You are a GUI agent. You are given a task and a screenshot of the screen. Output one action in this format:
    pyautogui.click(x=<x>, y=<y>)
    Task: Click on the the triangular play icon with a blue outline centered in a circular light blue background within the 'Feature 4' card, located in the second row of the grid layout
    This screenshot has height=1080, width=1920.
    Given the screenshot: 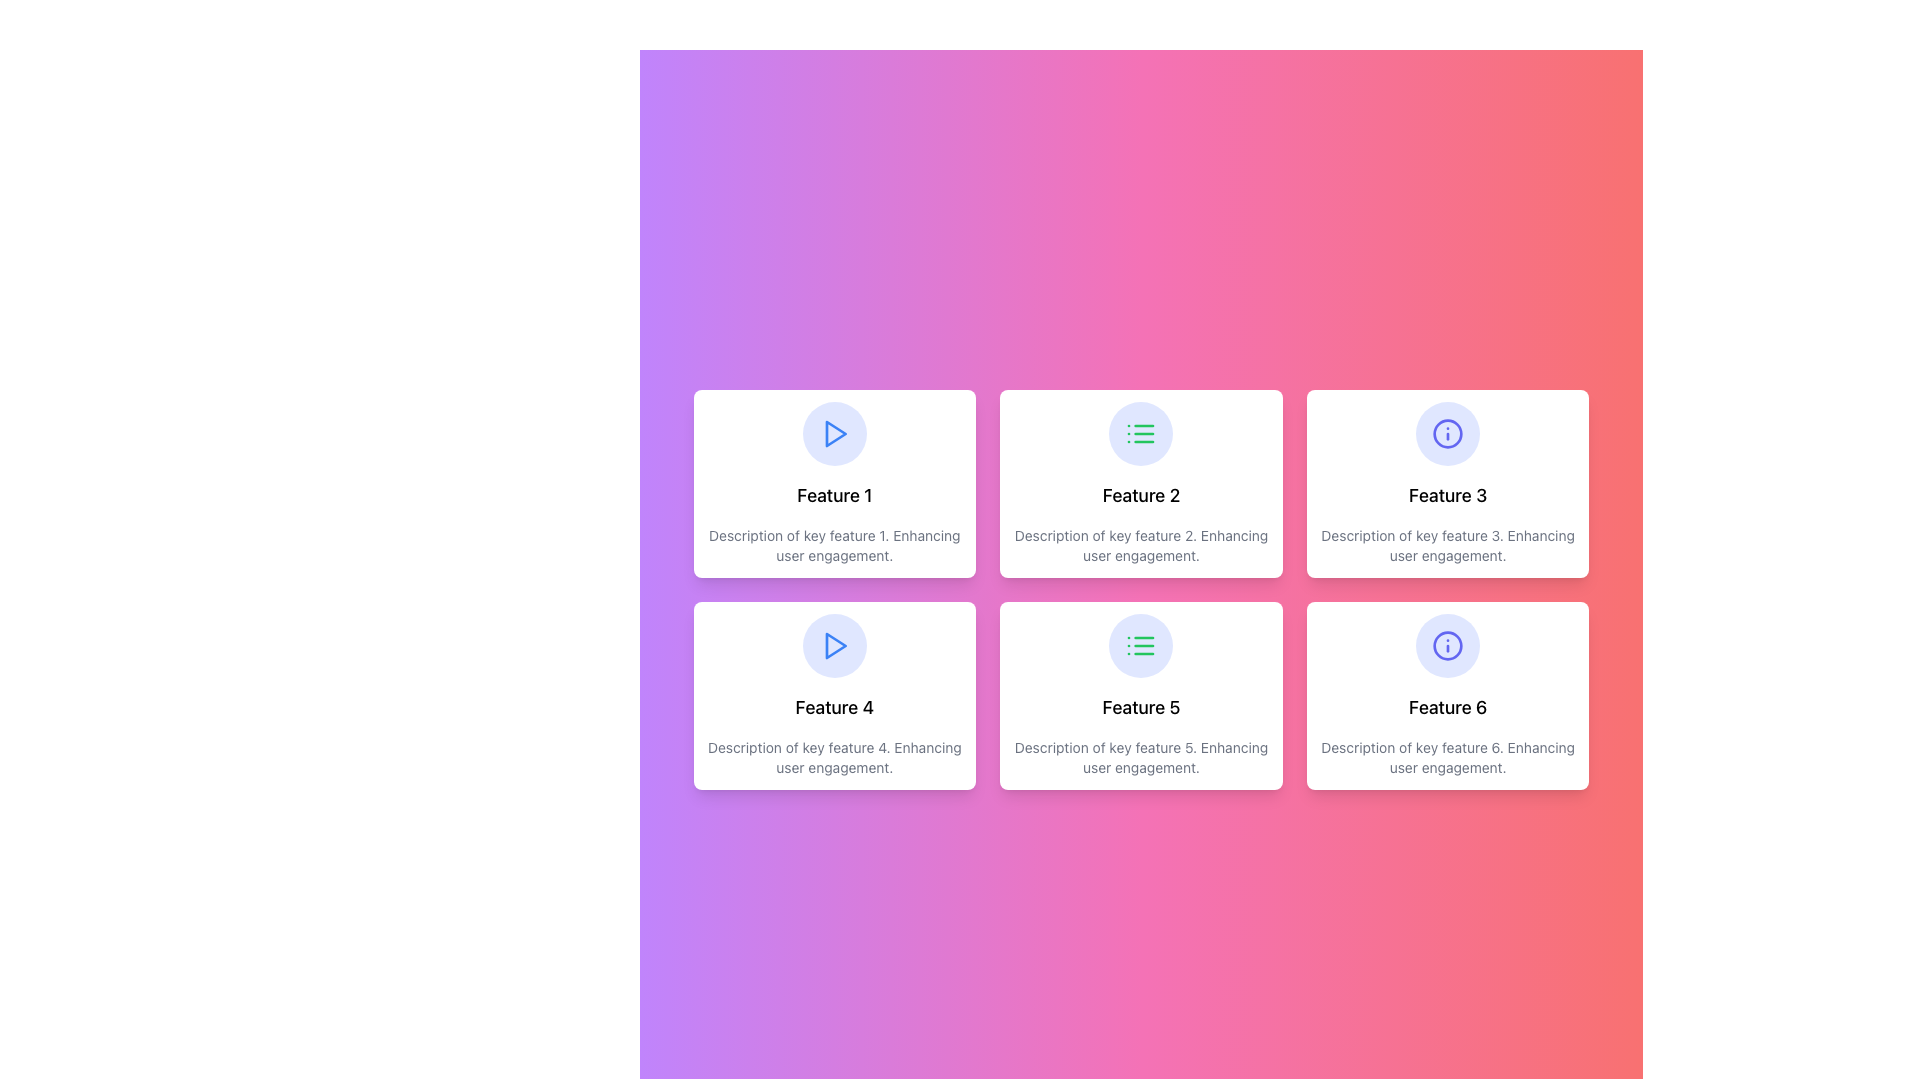 What is the action you would take?
    pyautogui.click(x=836, y=433)
    